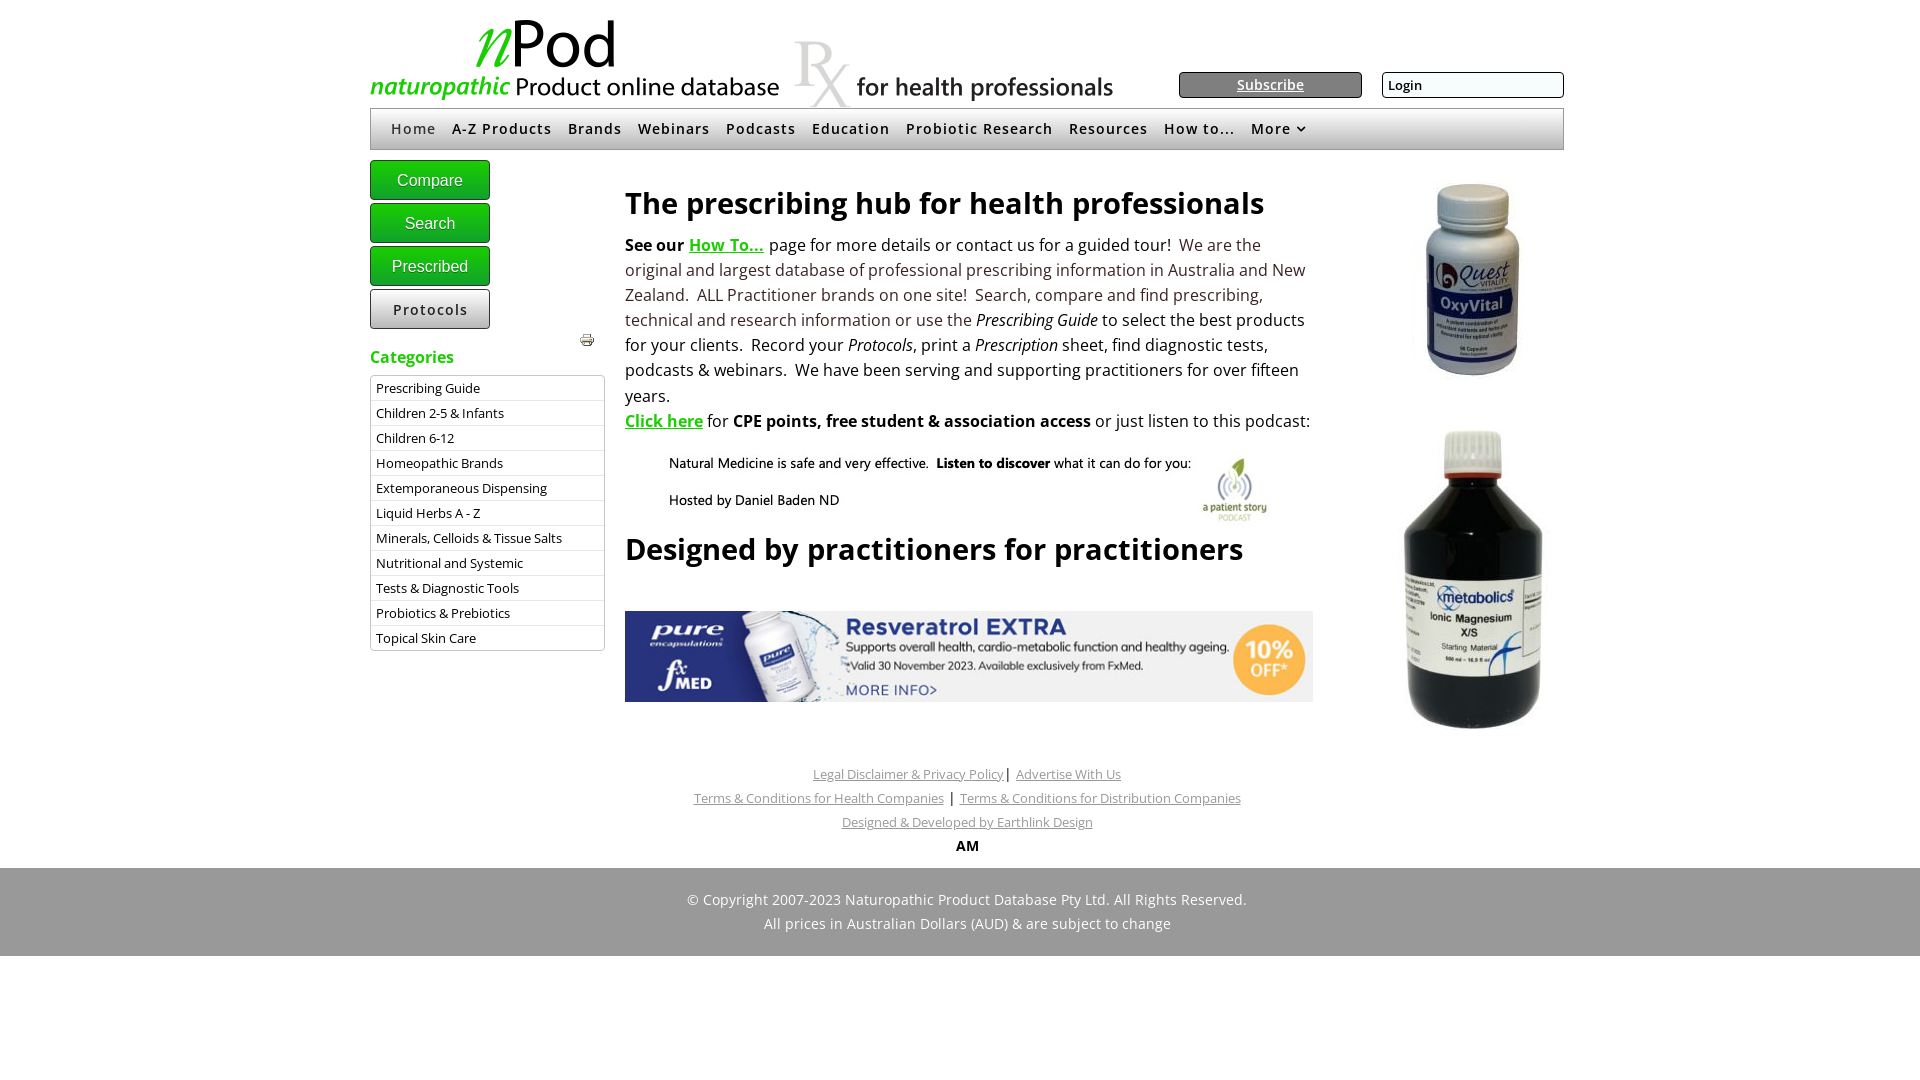 This screenshot has height=1080, width=1920. I want to click on 'Tests & Diagnostic Tools', so click(375, 586).